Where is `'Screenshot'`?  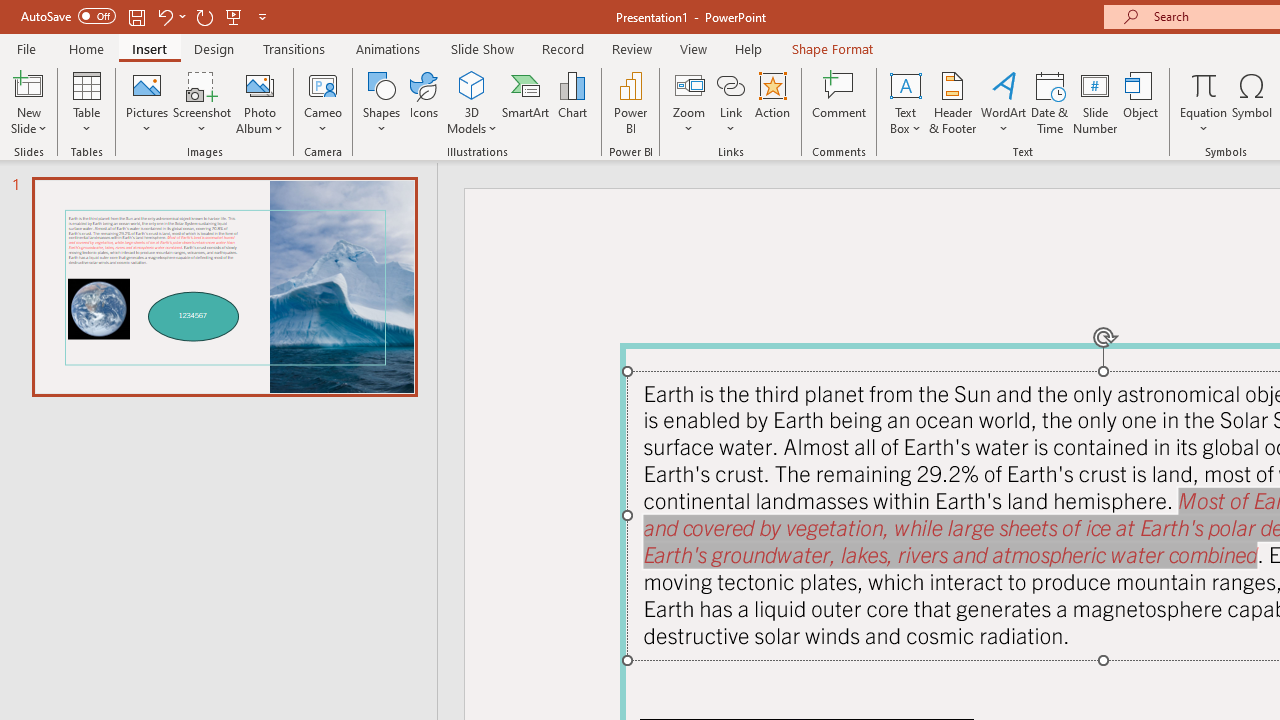 'Screenshot' is located at coordinates (202, 103).